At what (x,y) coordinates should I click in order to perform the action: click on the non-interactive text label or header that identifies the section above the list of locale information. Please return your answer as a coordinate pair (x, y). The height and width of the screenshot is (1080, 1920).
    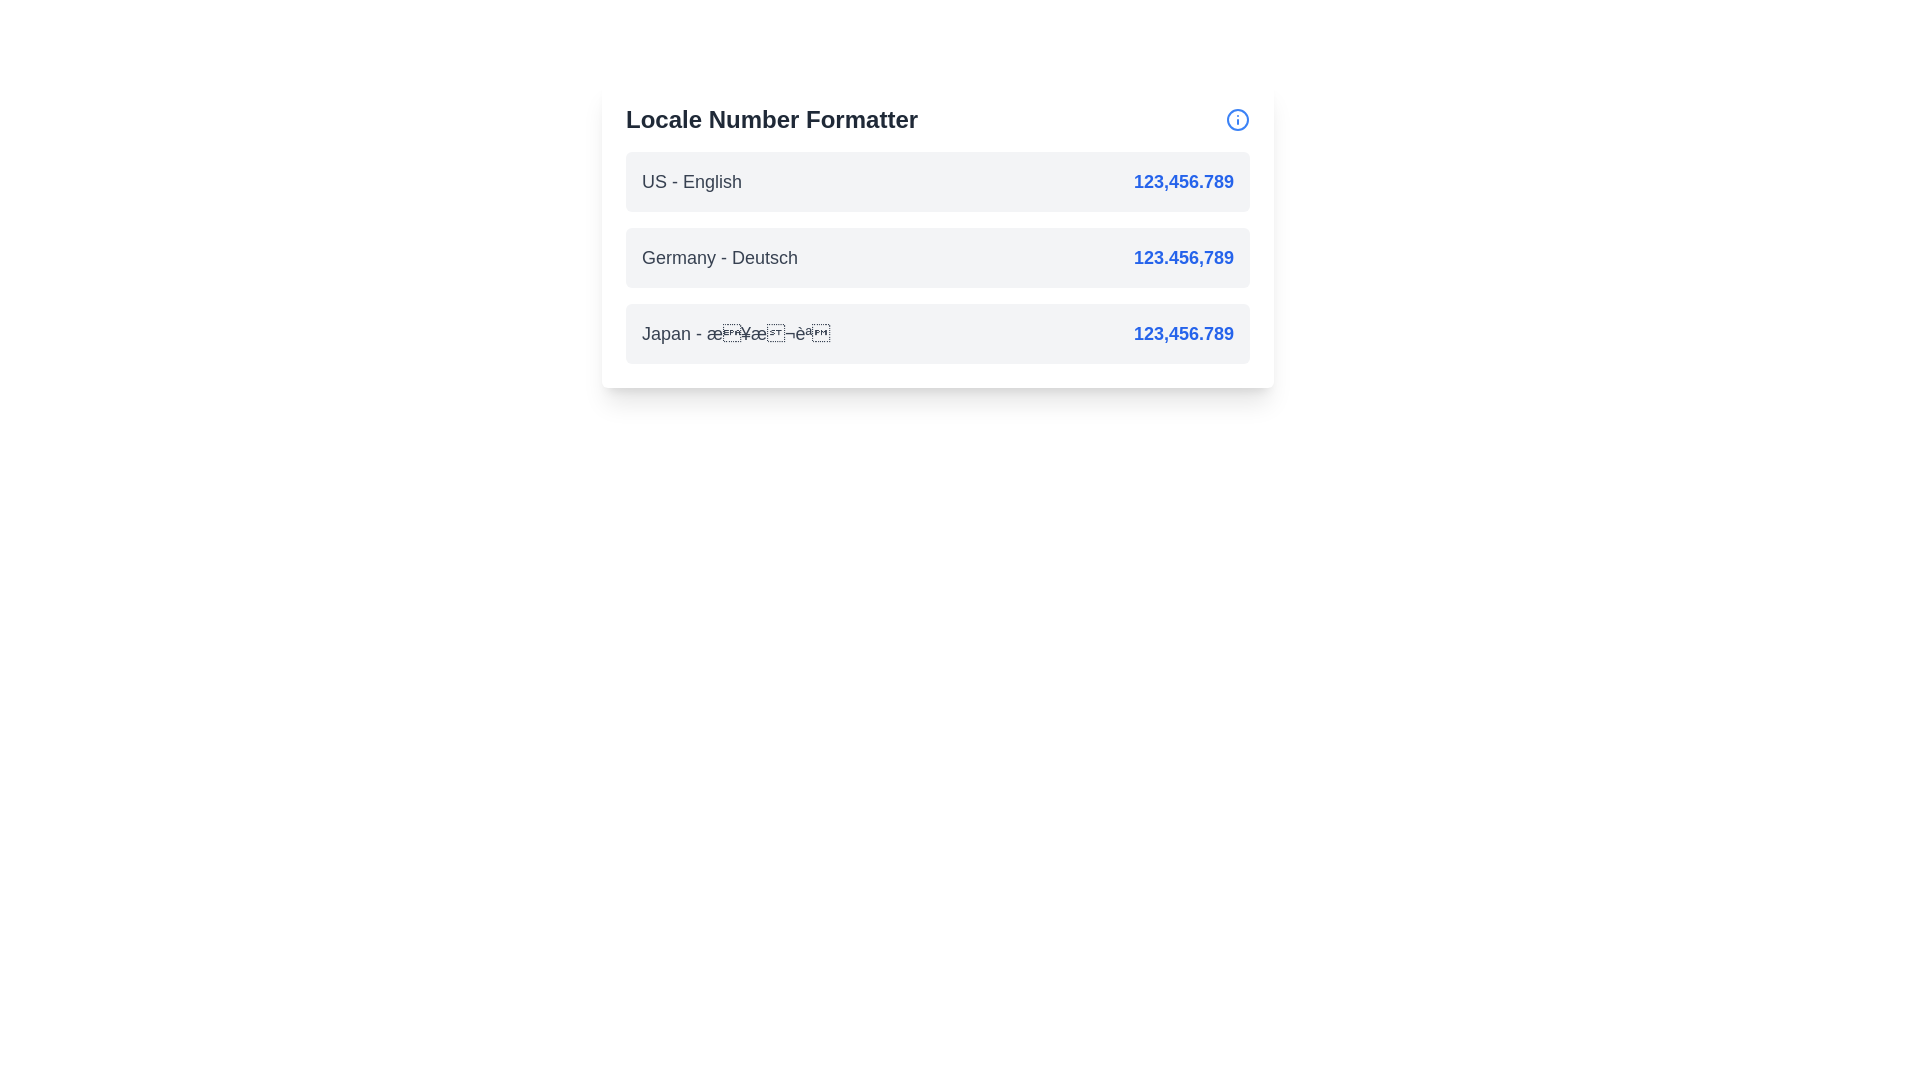
    Looking at the image, I should click on (771, 119).